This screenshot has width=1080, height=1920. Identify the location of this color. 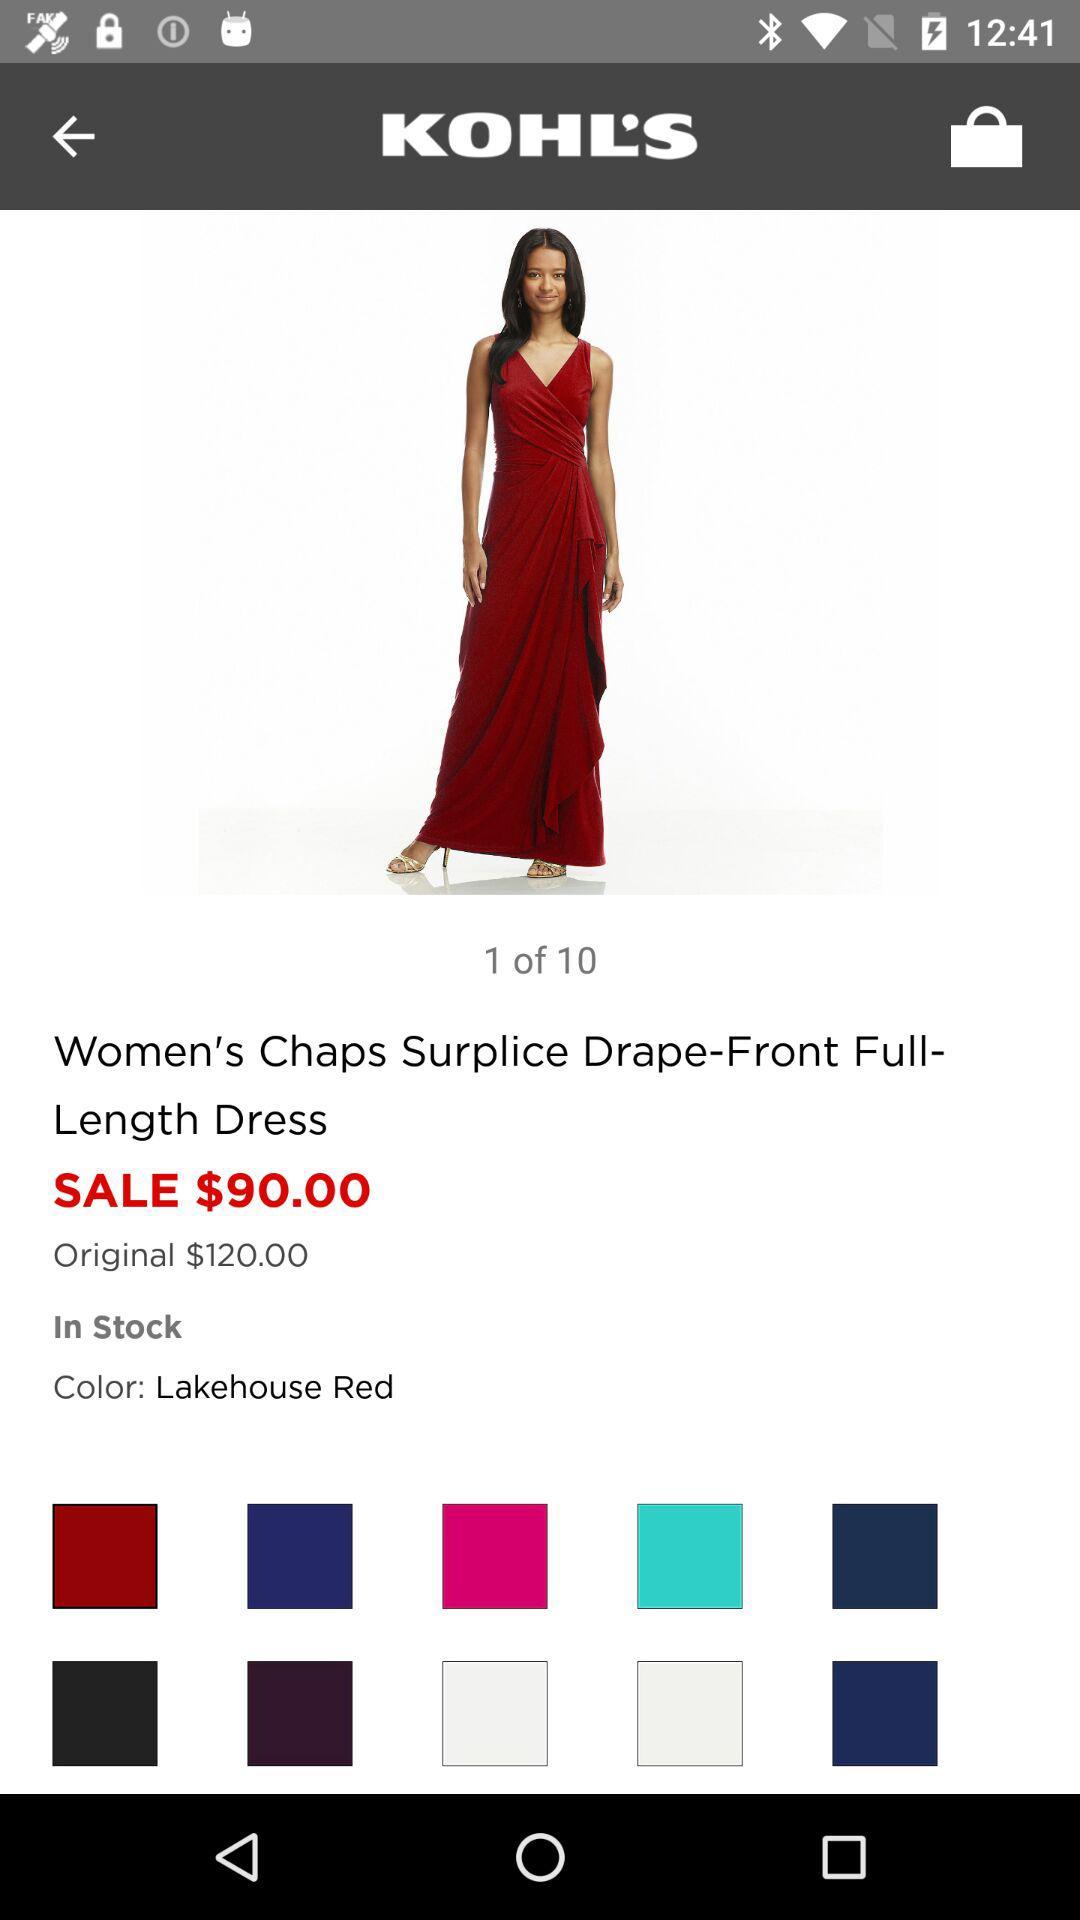
(104, 1555).